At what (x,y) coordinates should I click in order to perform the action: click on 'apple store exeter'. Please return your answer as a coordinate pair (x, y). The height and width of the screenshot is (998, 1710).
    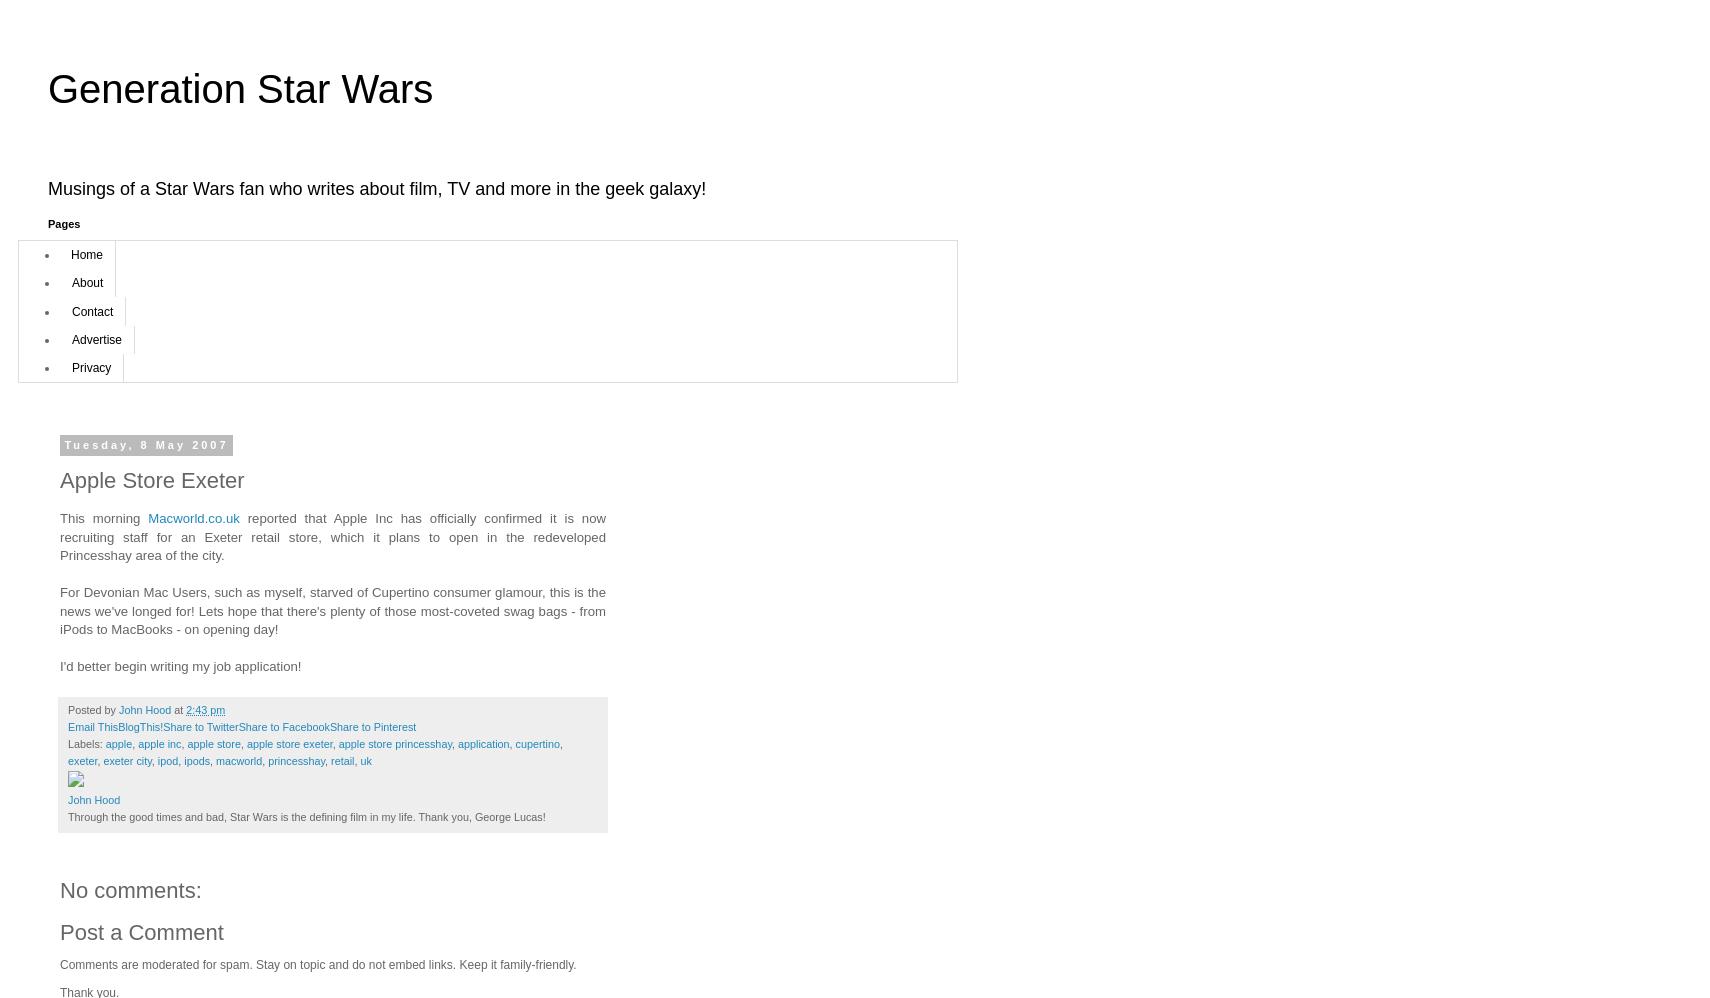
    Looking at the image, I should click on (245, 744).